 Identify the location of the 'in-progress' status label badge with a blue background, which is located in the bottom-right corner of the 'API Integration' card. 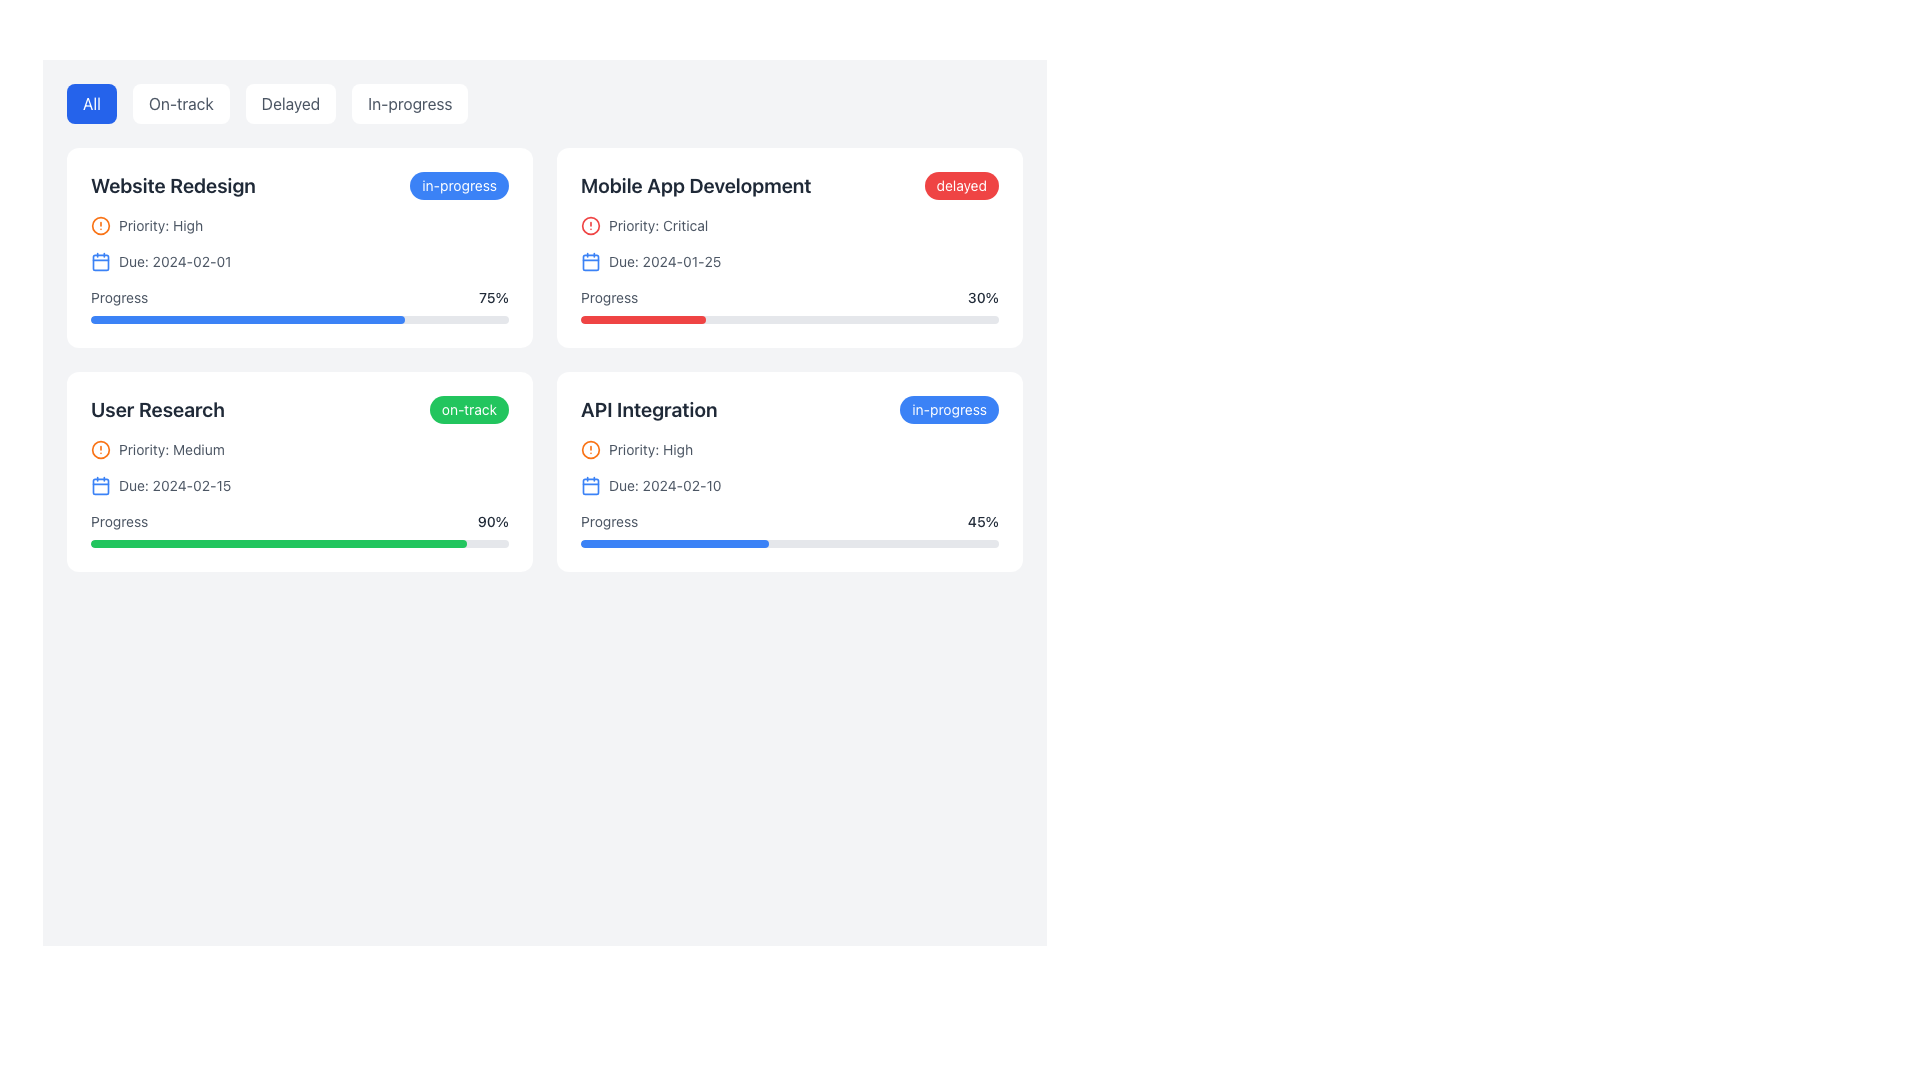
(948, 408).